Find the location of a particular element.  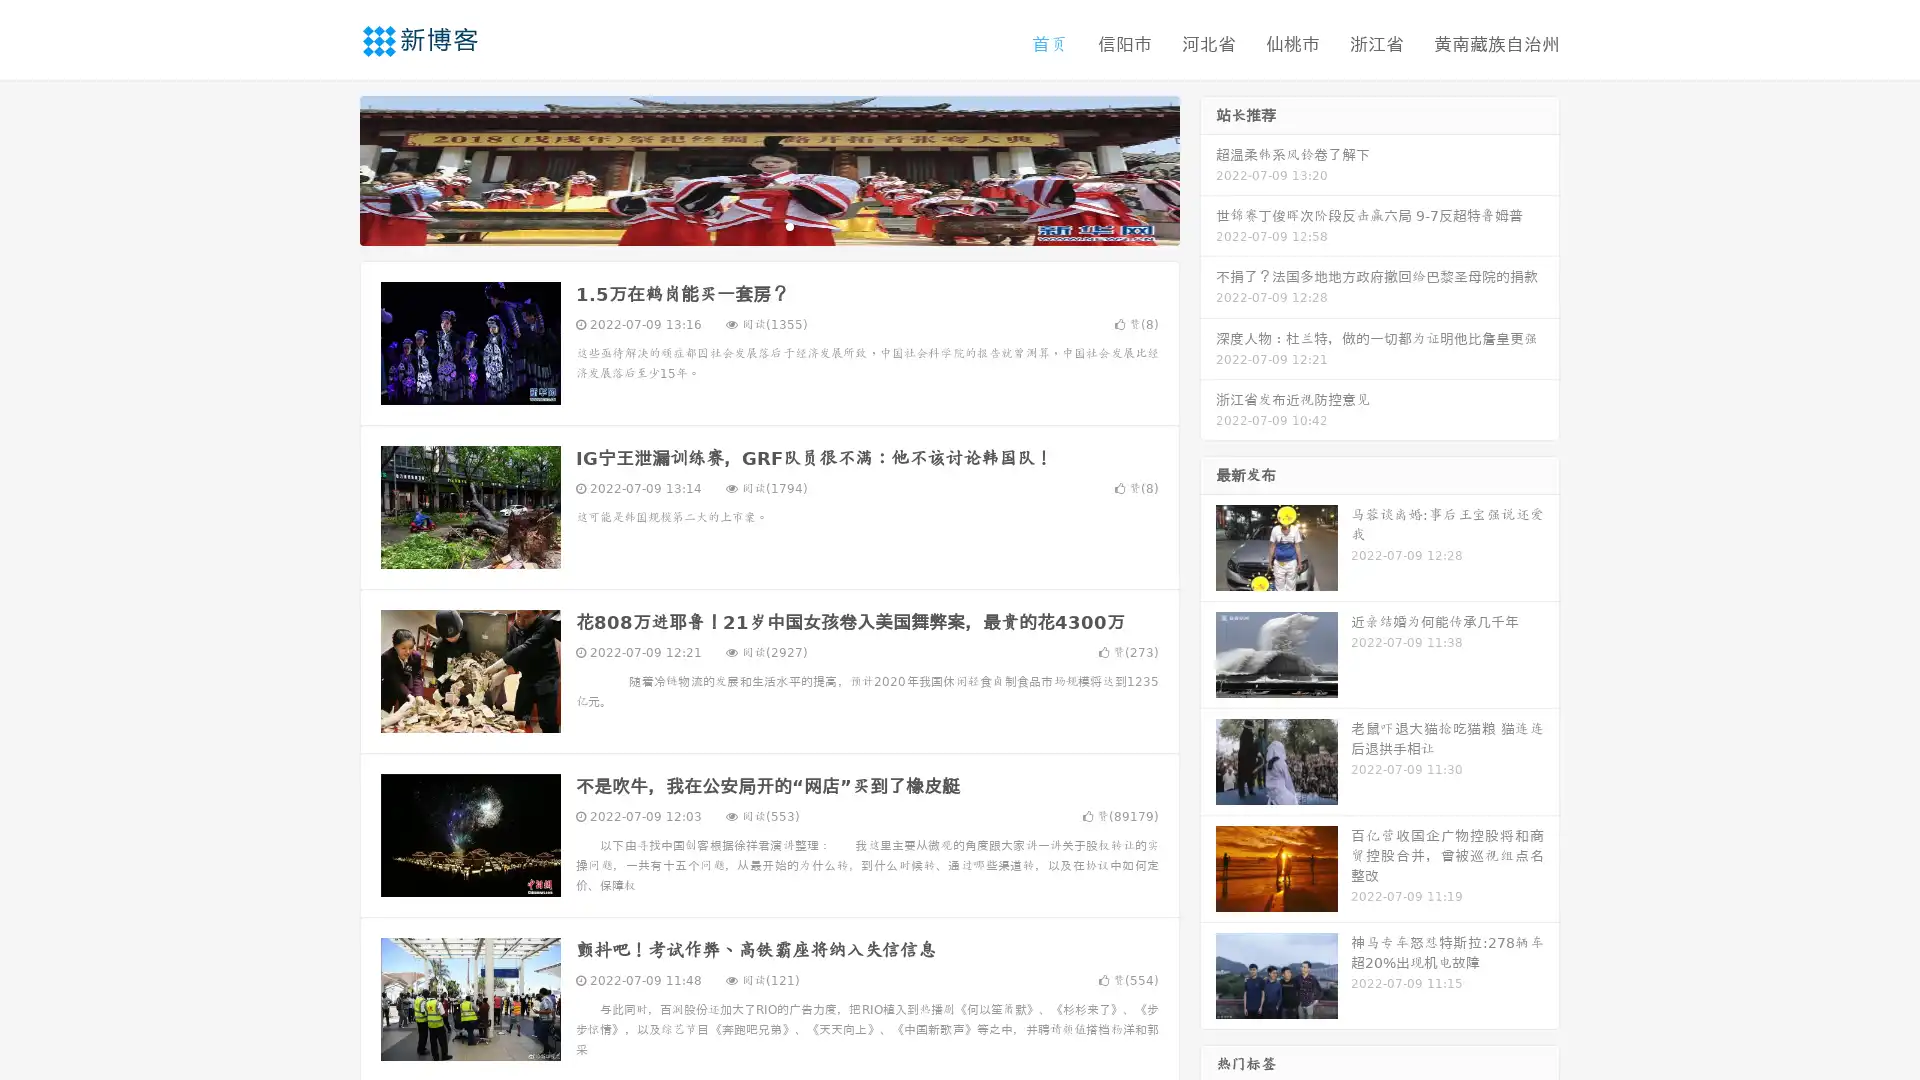

Go to slide 2 is located at coordinates (768, 225).